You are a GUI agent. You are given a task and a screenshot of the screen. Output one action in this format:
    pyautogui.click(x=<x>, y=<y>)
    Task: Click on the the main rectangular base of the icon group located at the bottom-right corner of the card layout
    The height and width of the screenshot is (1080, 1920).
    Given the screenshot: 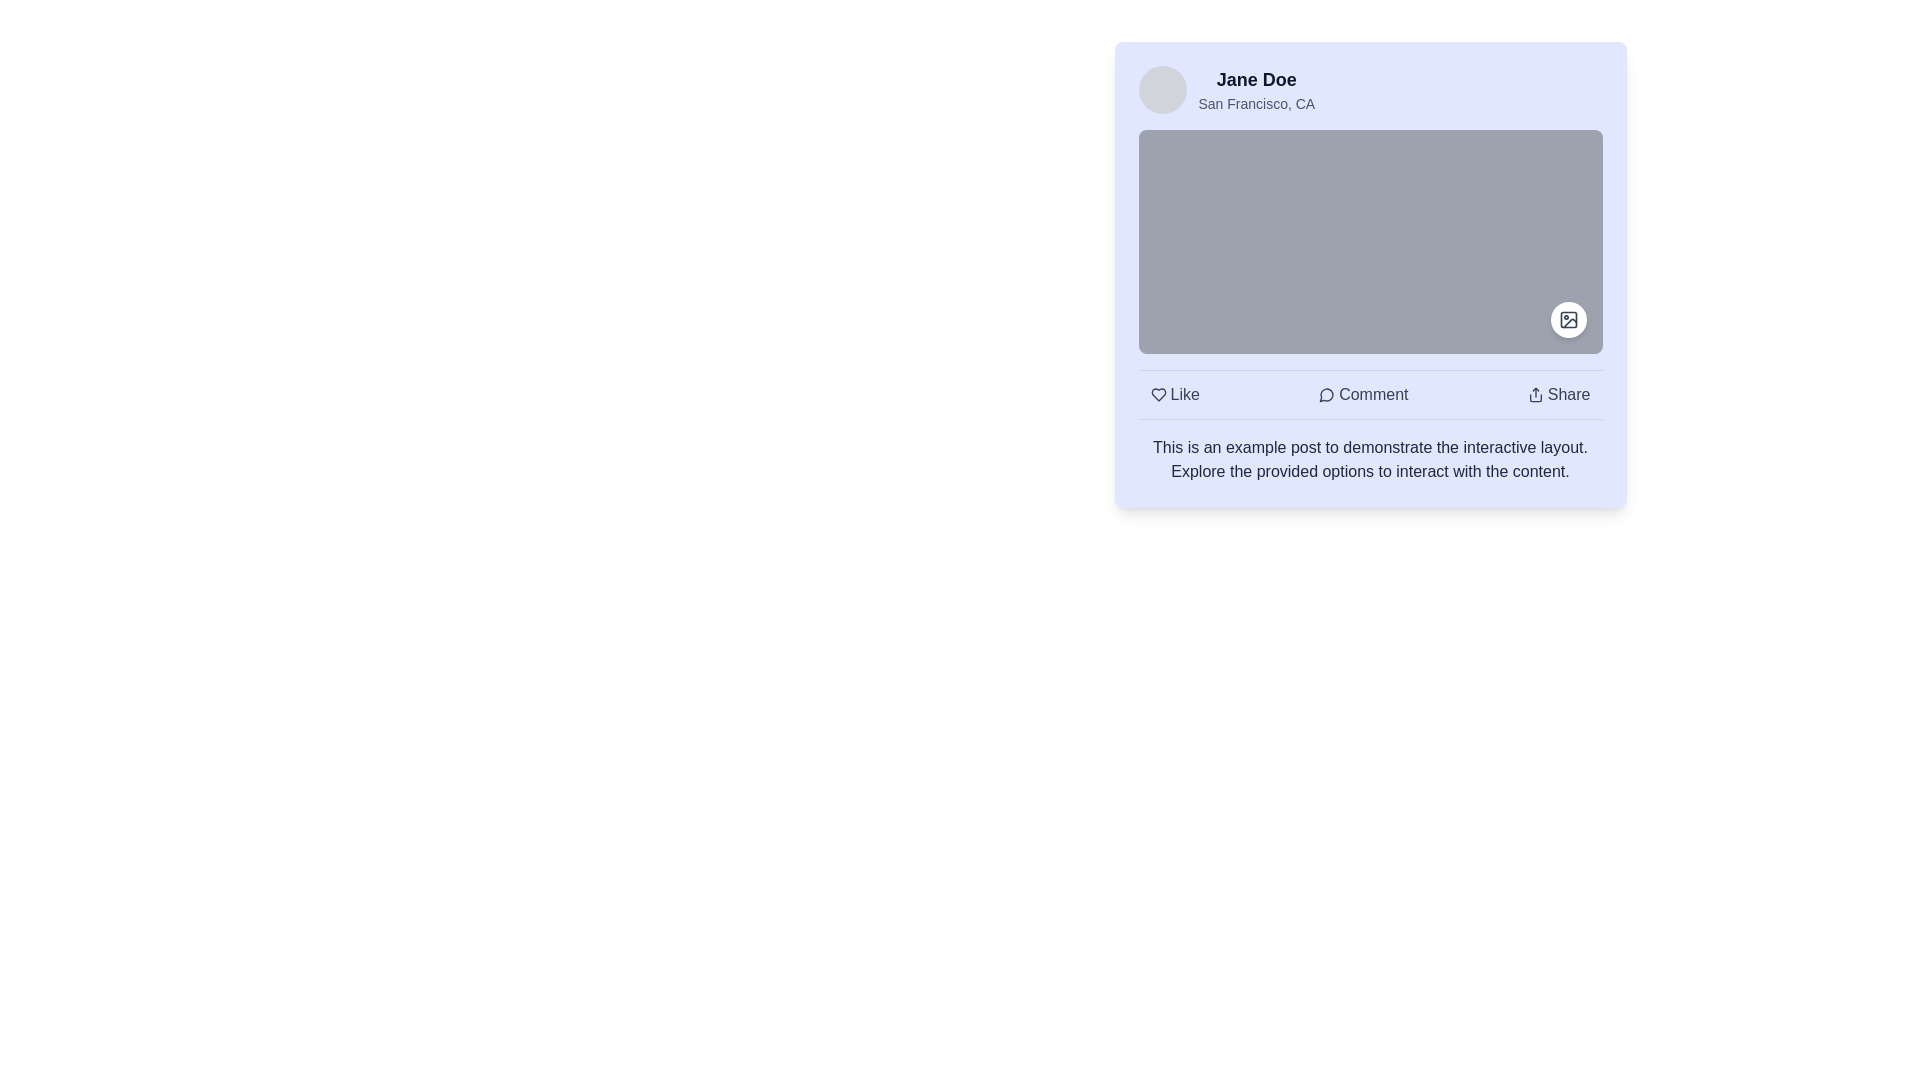 What is the action you would take?
    pyautogui.click(x=1567, y=319)
    